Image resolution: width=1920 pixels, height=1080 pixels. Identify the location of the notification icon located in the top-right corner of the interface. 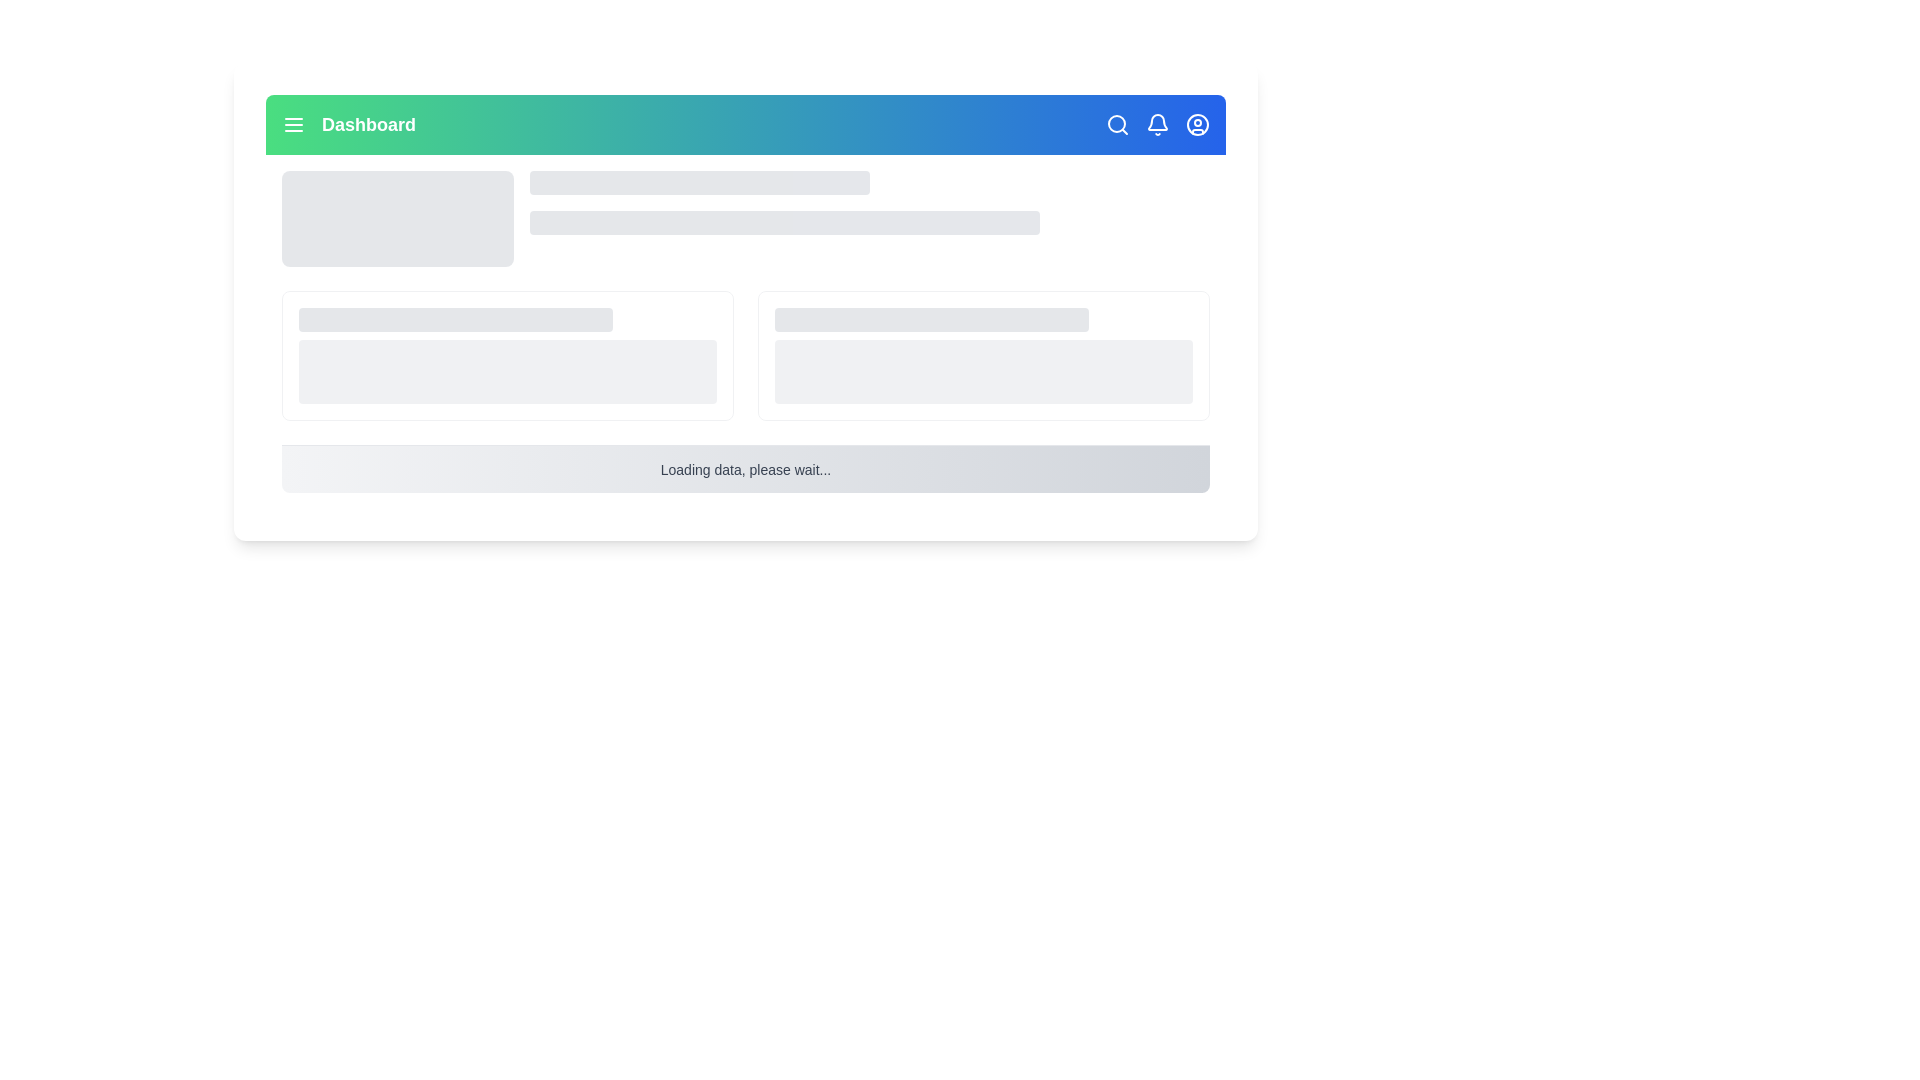
(1157, 124).